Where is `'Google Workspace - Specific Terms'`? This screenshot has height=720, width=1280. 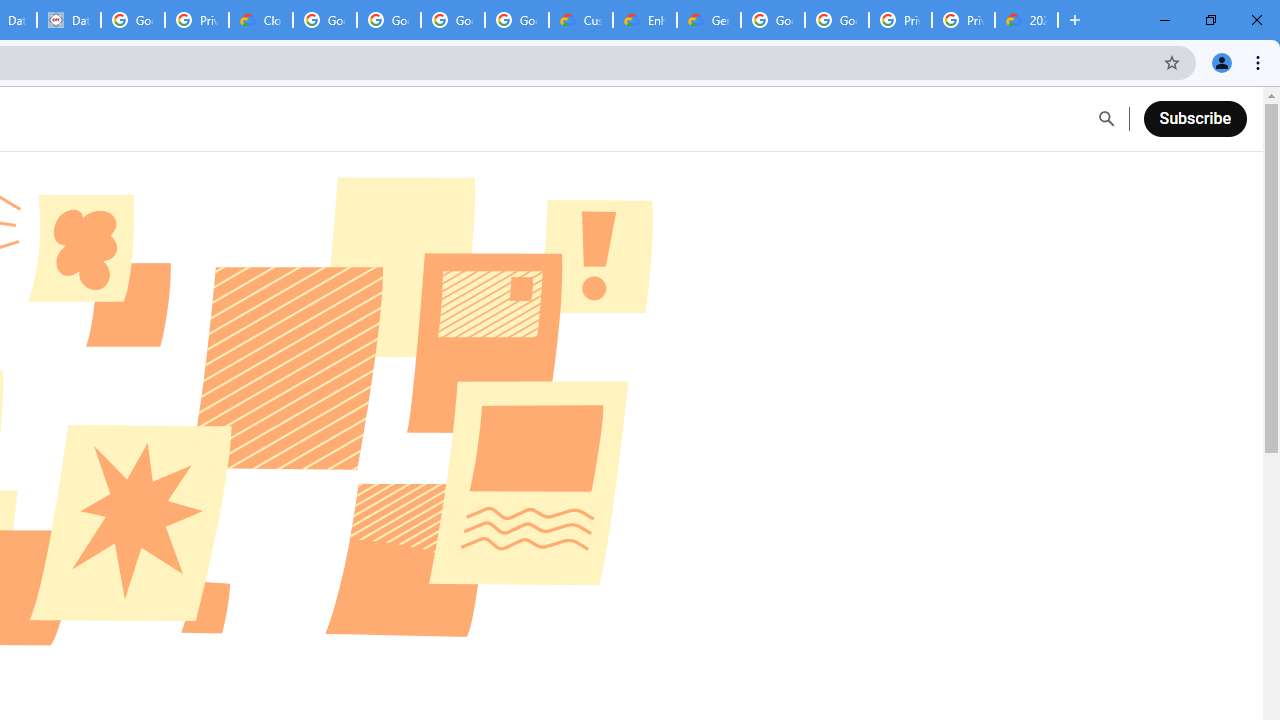
'Google Workspace - Specific Terms' is located at coordinates (452, 20).